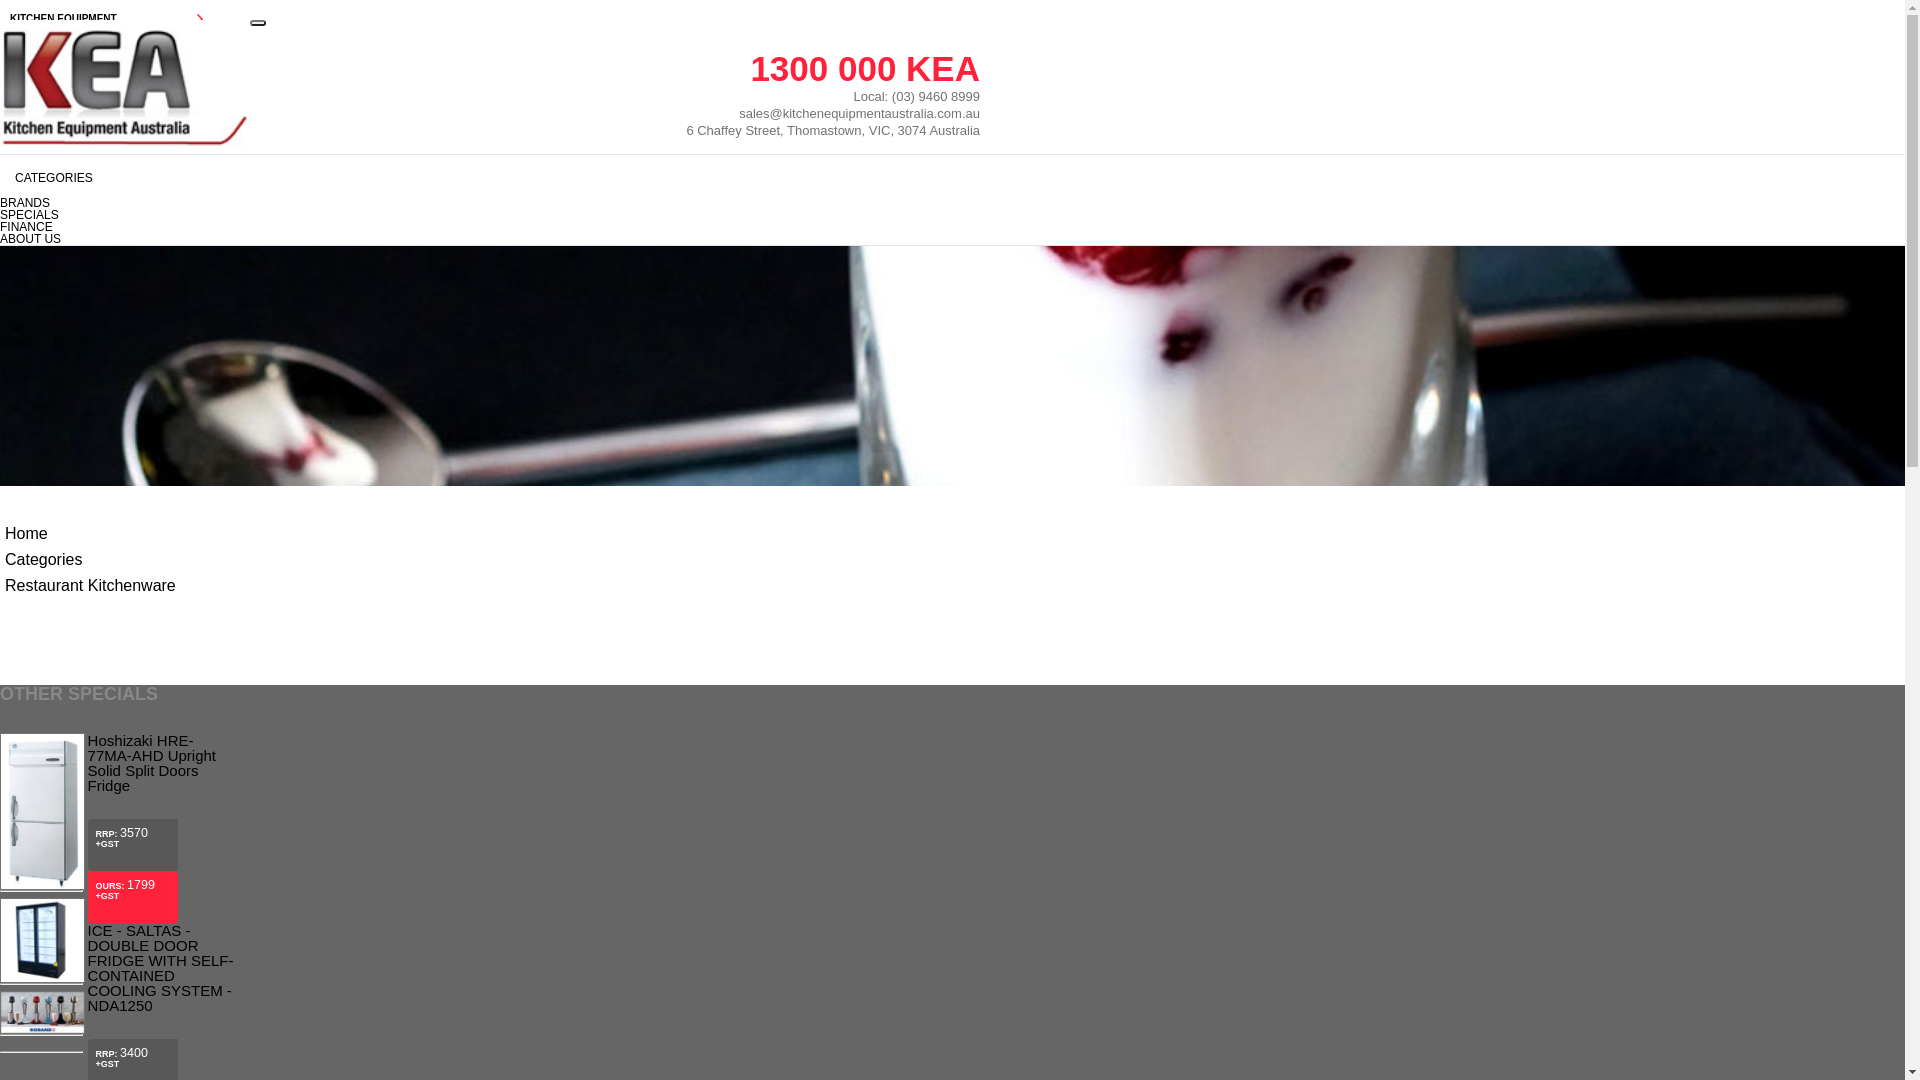 Image resolution: width=1920 pixels, height=1080 pixels. Describe the element at coordinates (4, 532) in the screenshot. I see `'Home'` at that location.